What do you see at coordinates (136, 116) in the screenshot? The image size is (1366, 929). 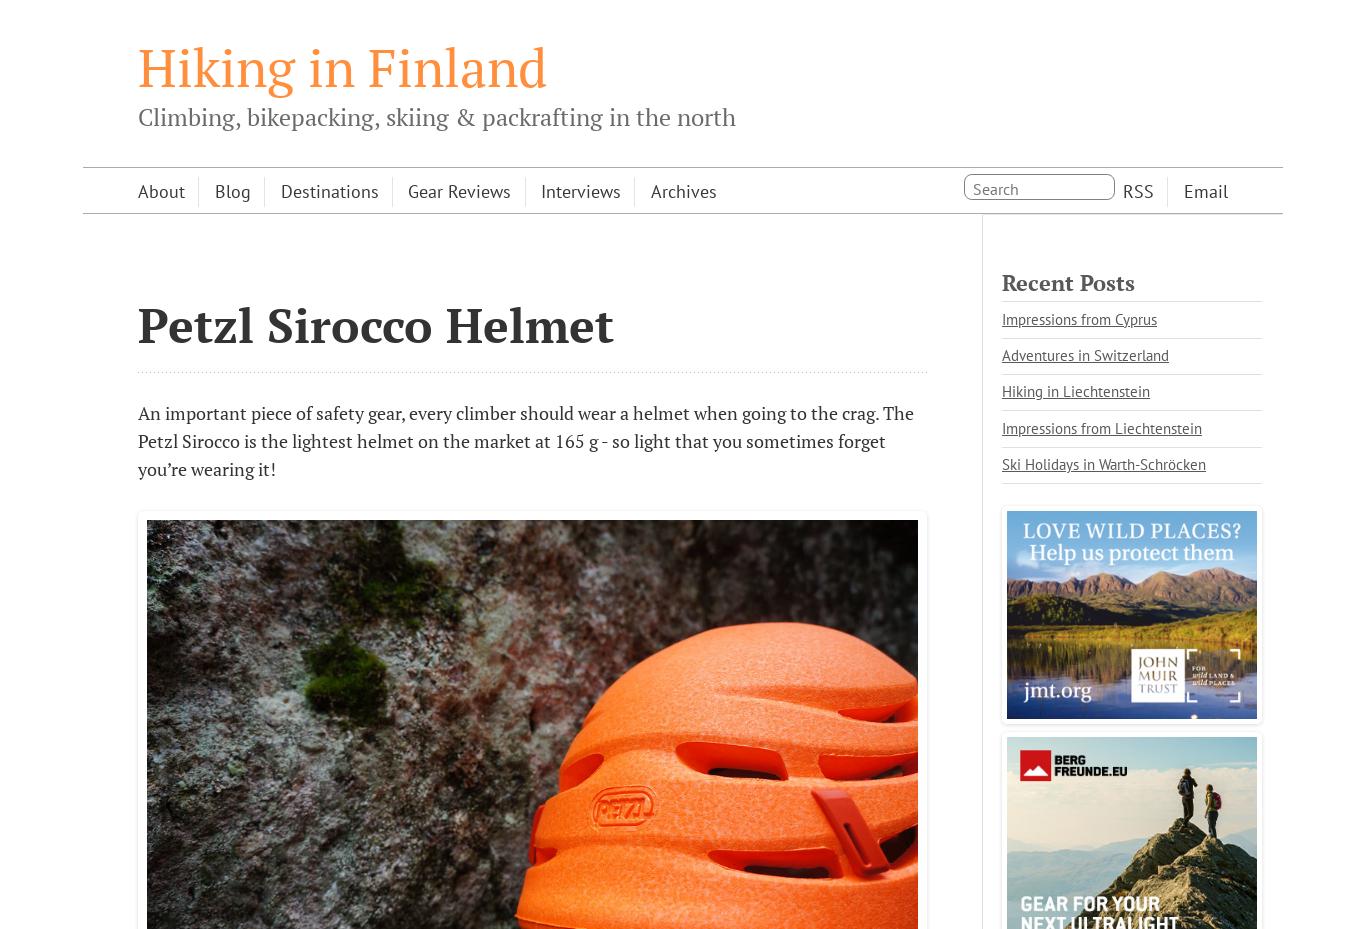 I see `'Climbing, bikepacking, skiing & packrafting in the north'` at bounding box center [136, 116].